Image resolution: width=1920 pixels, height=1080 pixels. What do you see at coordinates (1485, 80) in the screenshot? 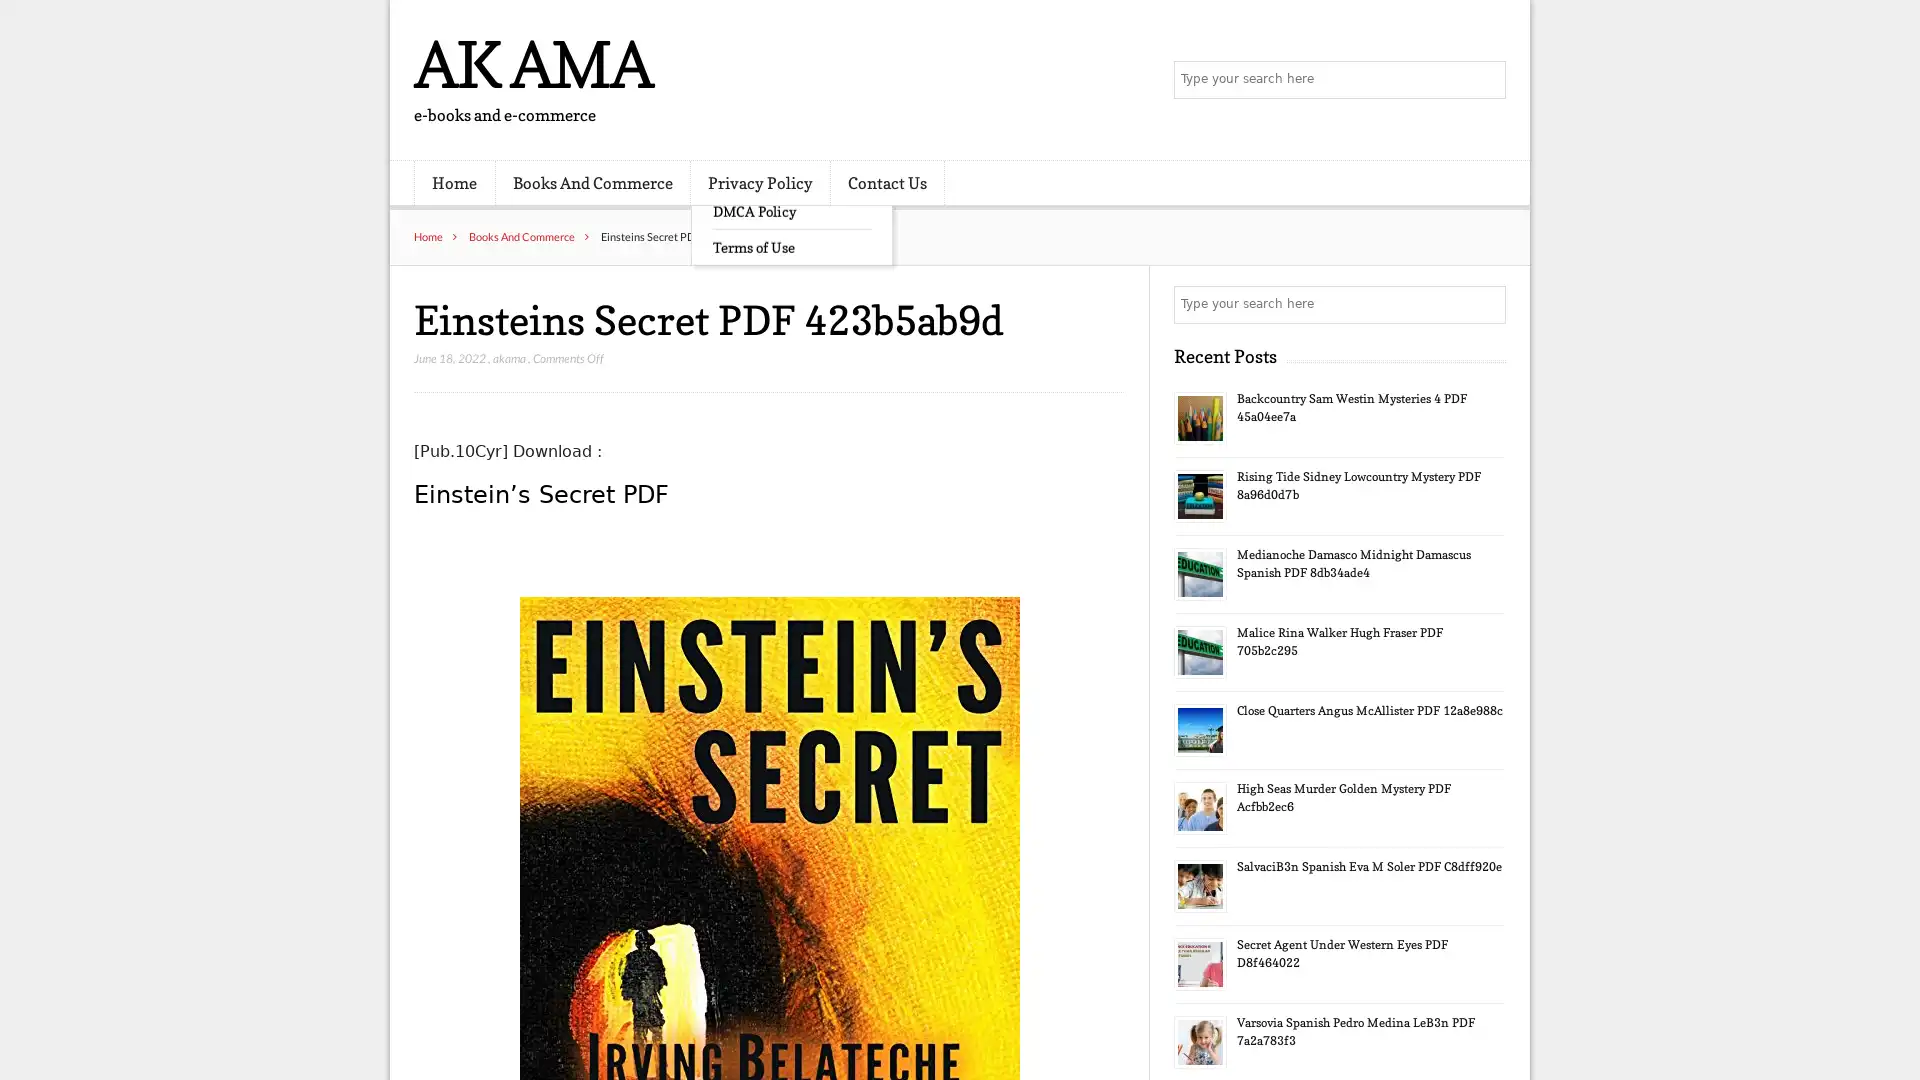
I see `Search` at bounding box center [1485, 80].